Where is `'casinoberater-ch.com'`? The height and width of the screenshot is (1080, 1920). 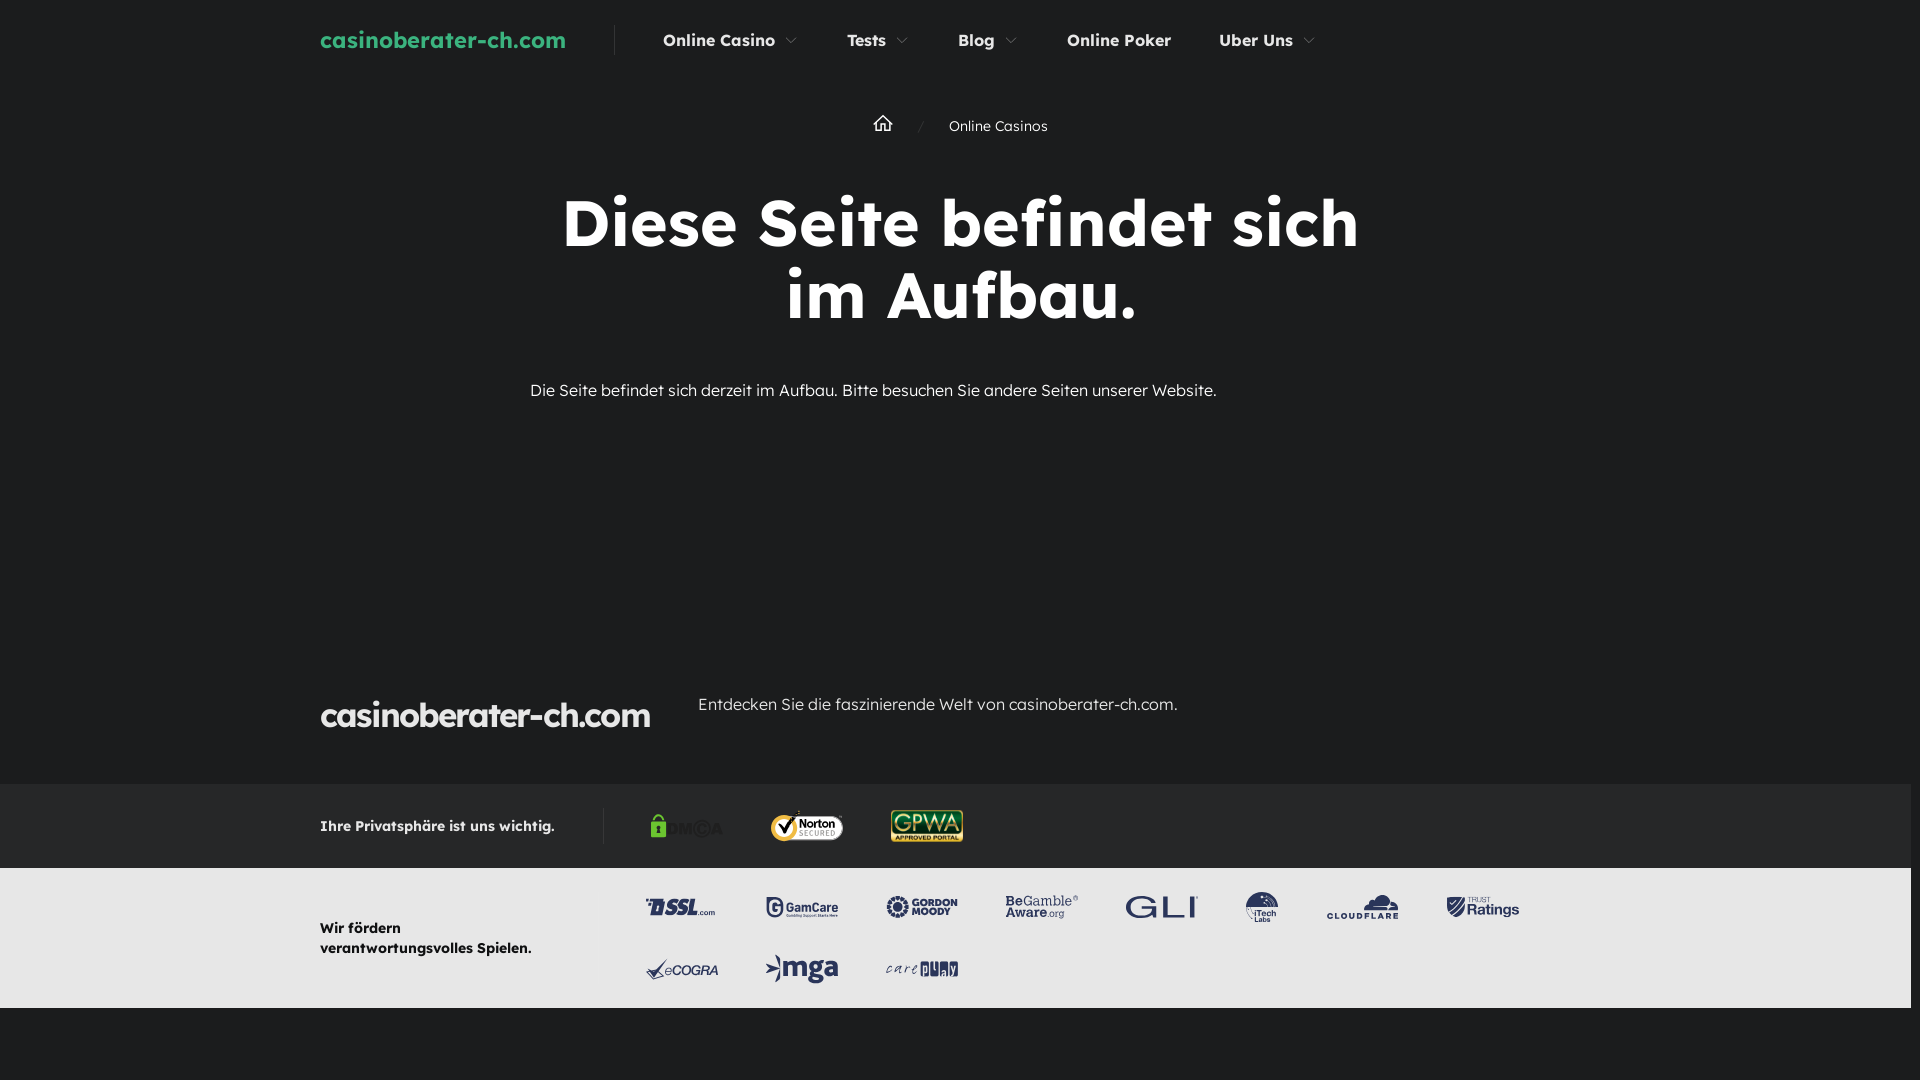 'casinoberater-ch.com' is located at coordinates (491, 39).